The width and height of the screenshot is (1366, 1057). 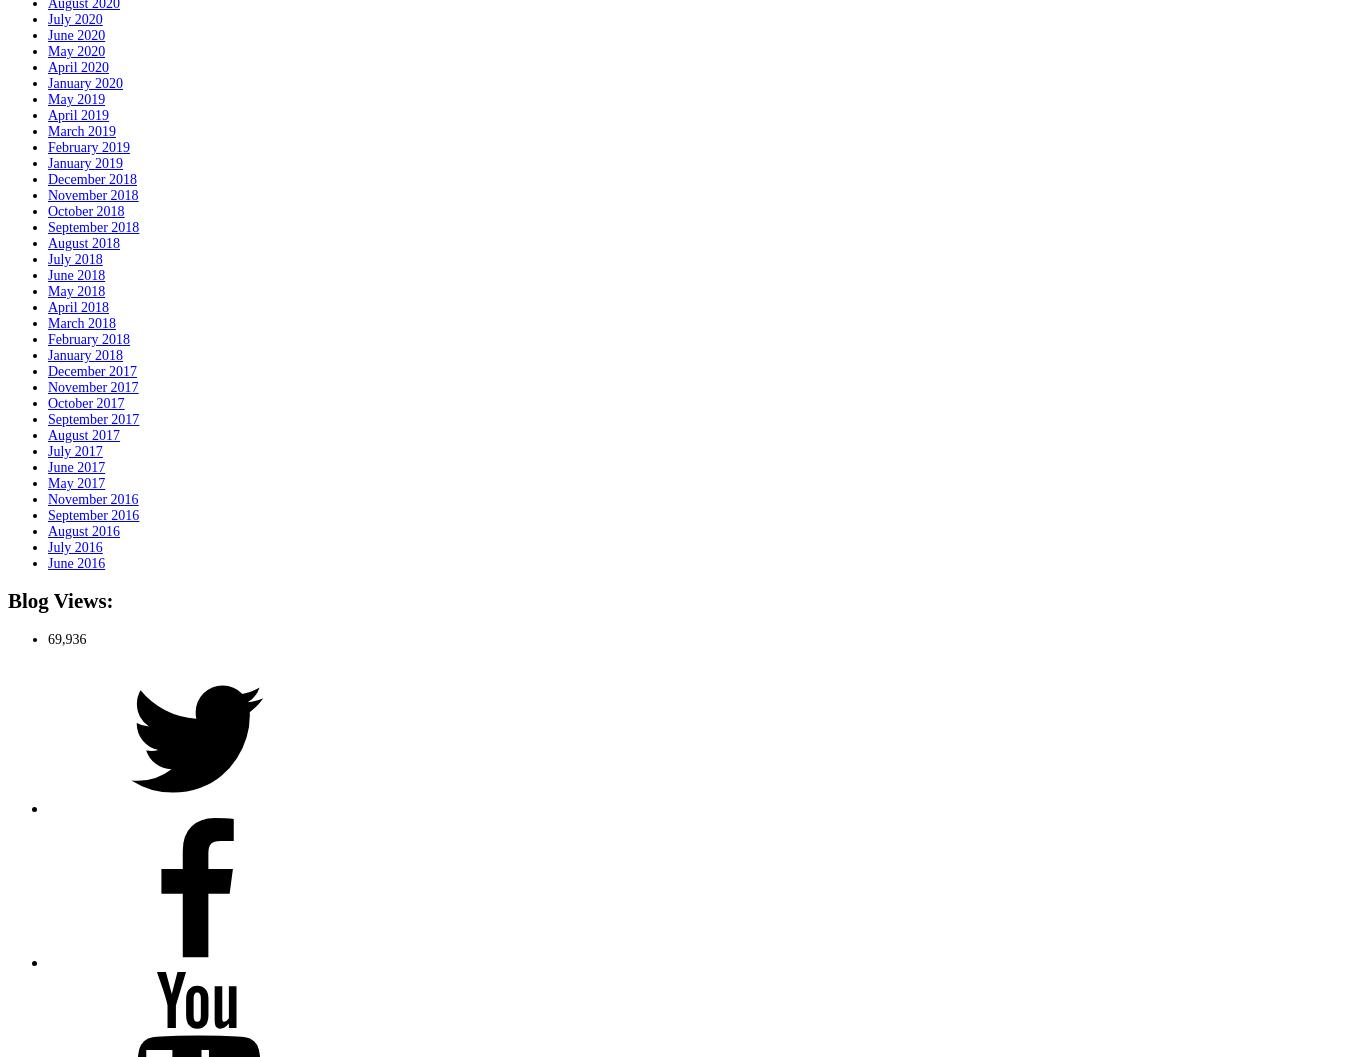 I want to click on 'December 2017', so click(x=92, y=370).